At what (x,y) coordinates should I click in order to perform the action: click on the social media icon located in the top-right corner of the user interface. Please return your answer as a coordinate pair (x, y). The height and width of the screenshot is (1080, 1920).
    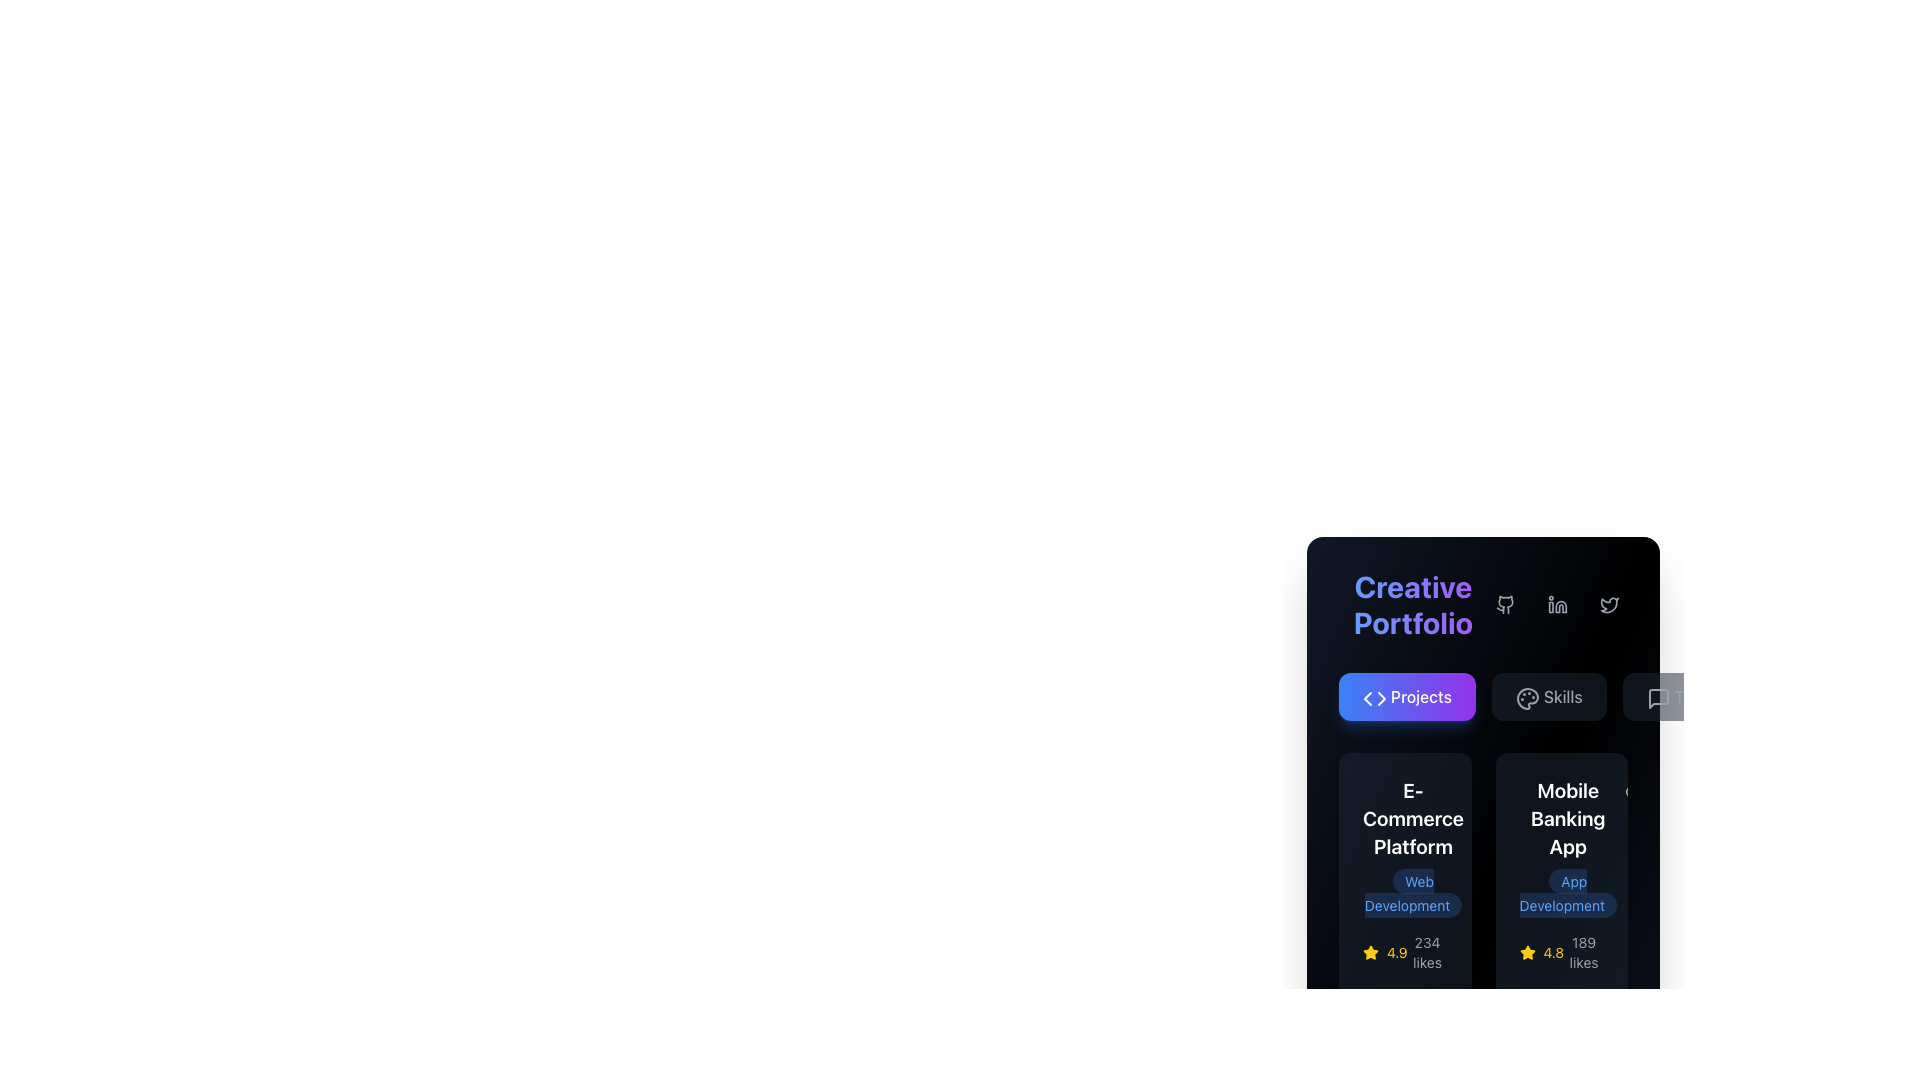
    Looking at the image, I should click on (1609, 604).